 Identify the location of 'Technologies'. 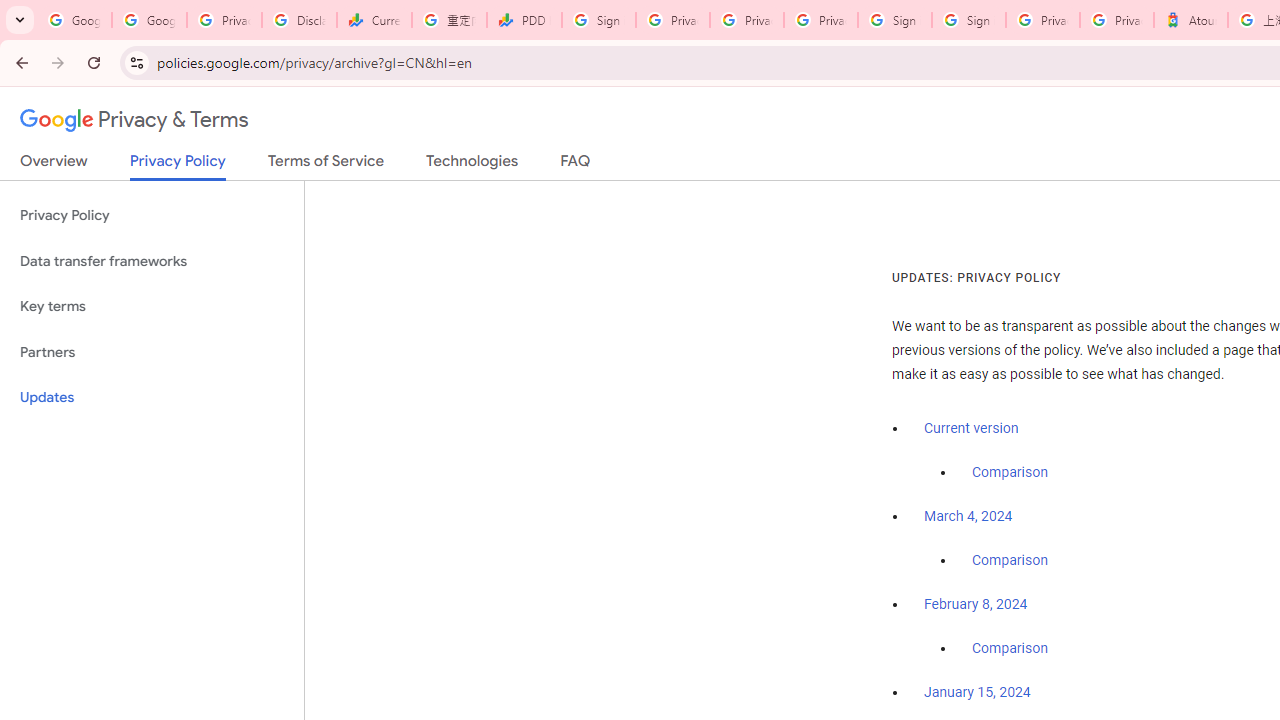
(471, 164).